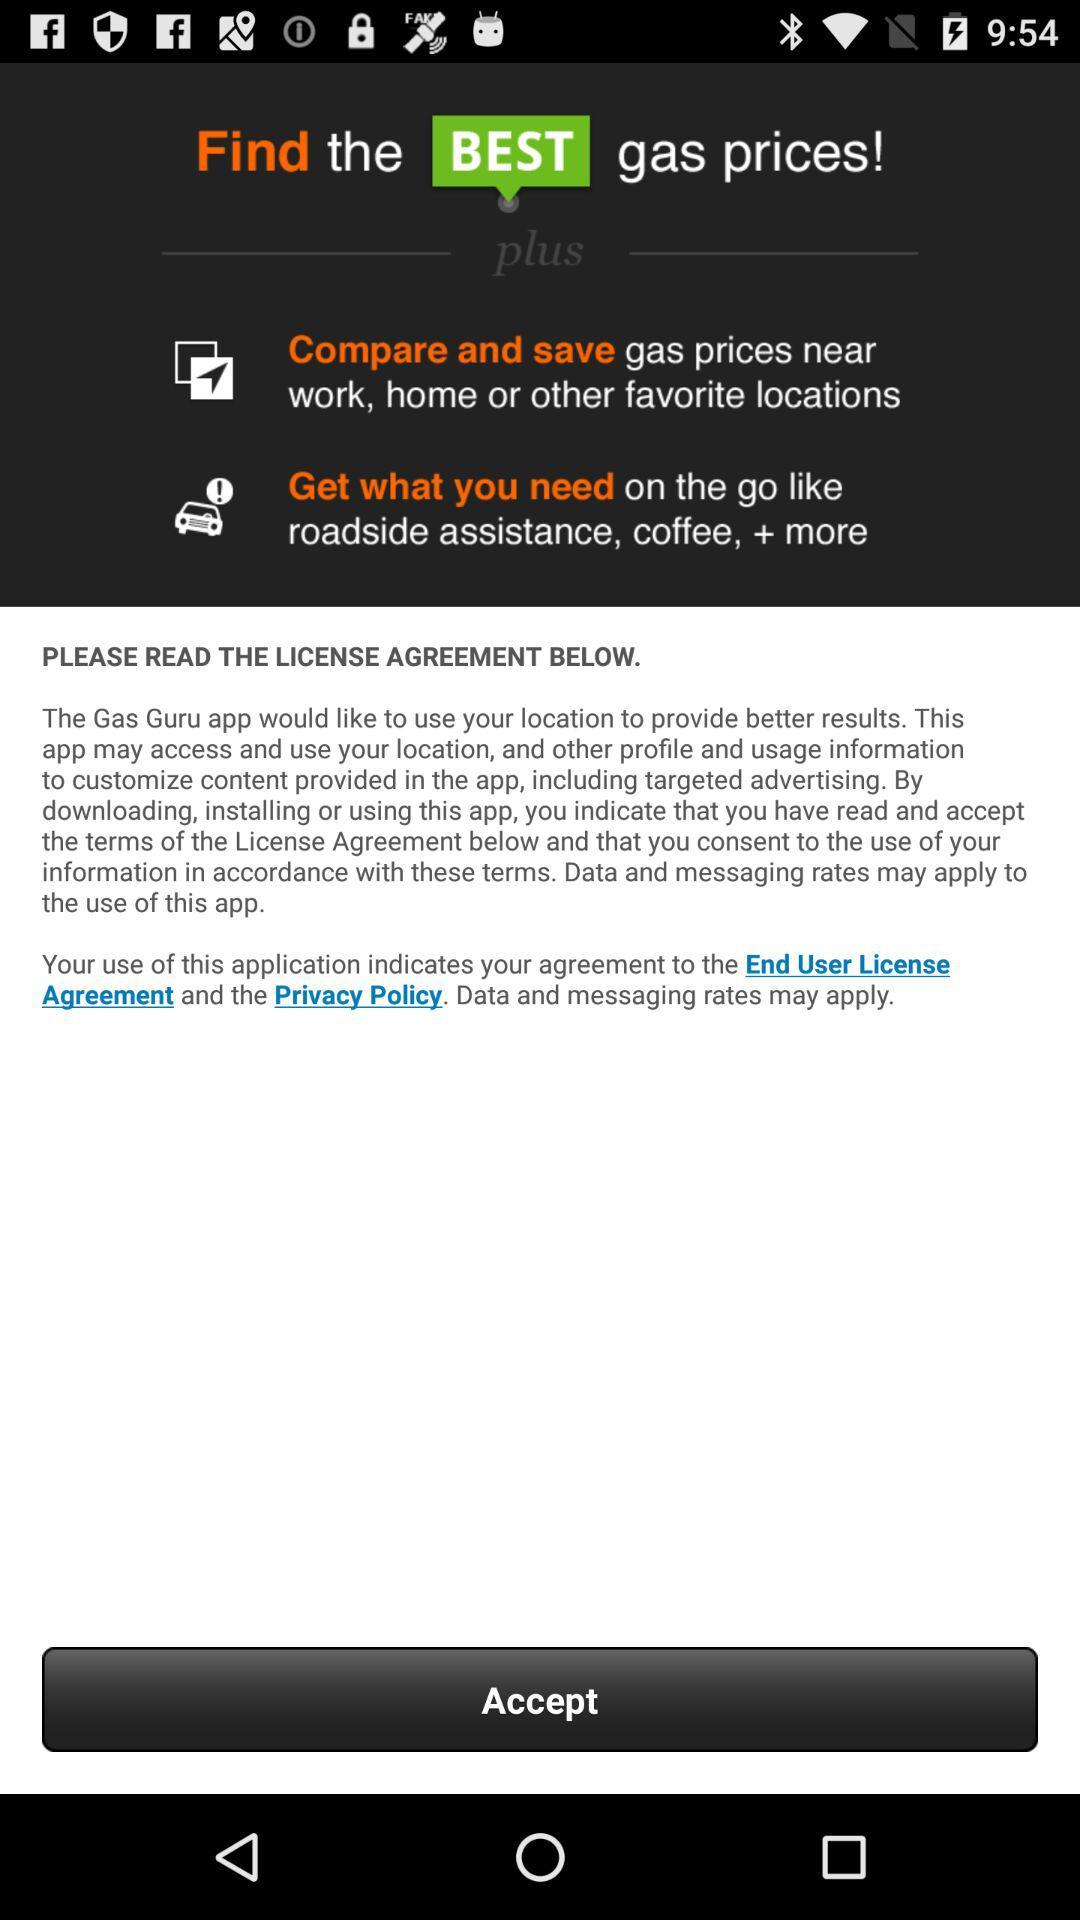  Describe the element at coordinates (540, 1698) in the screenshot. I see `the accept icon` at that location.